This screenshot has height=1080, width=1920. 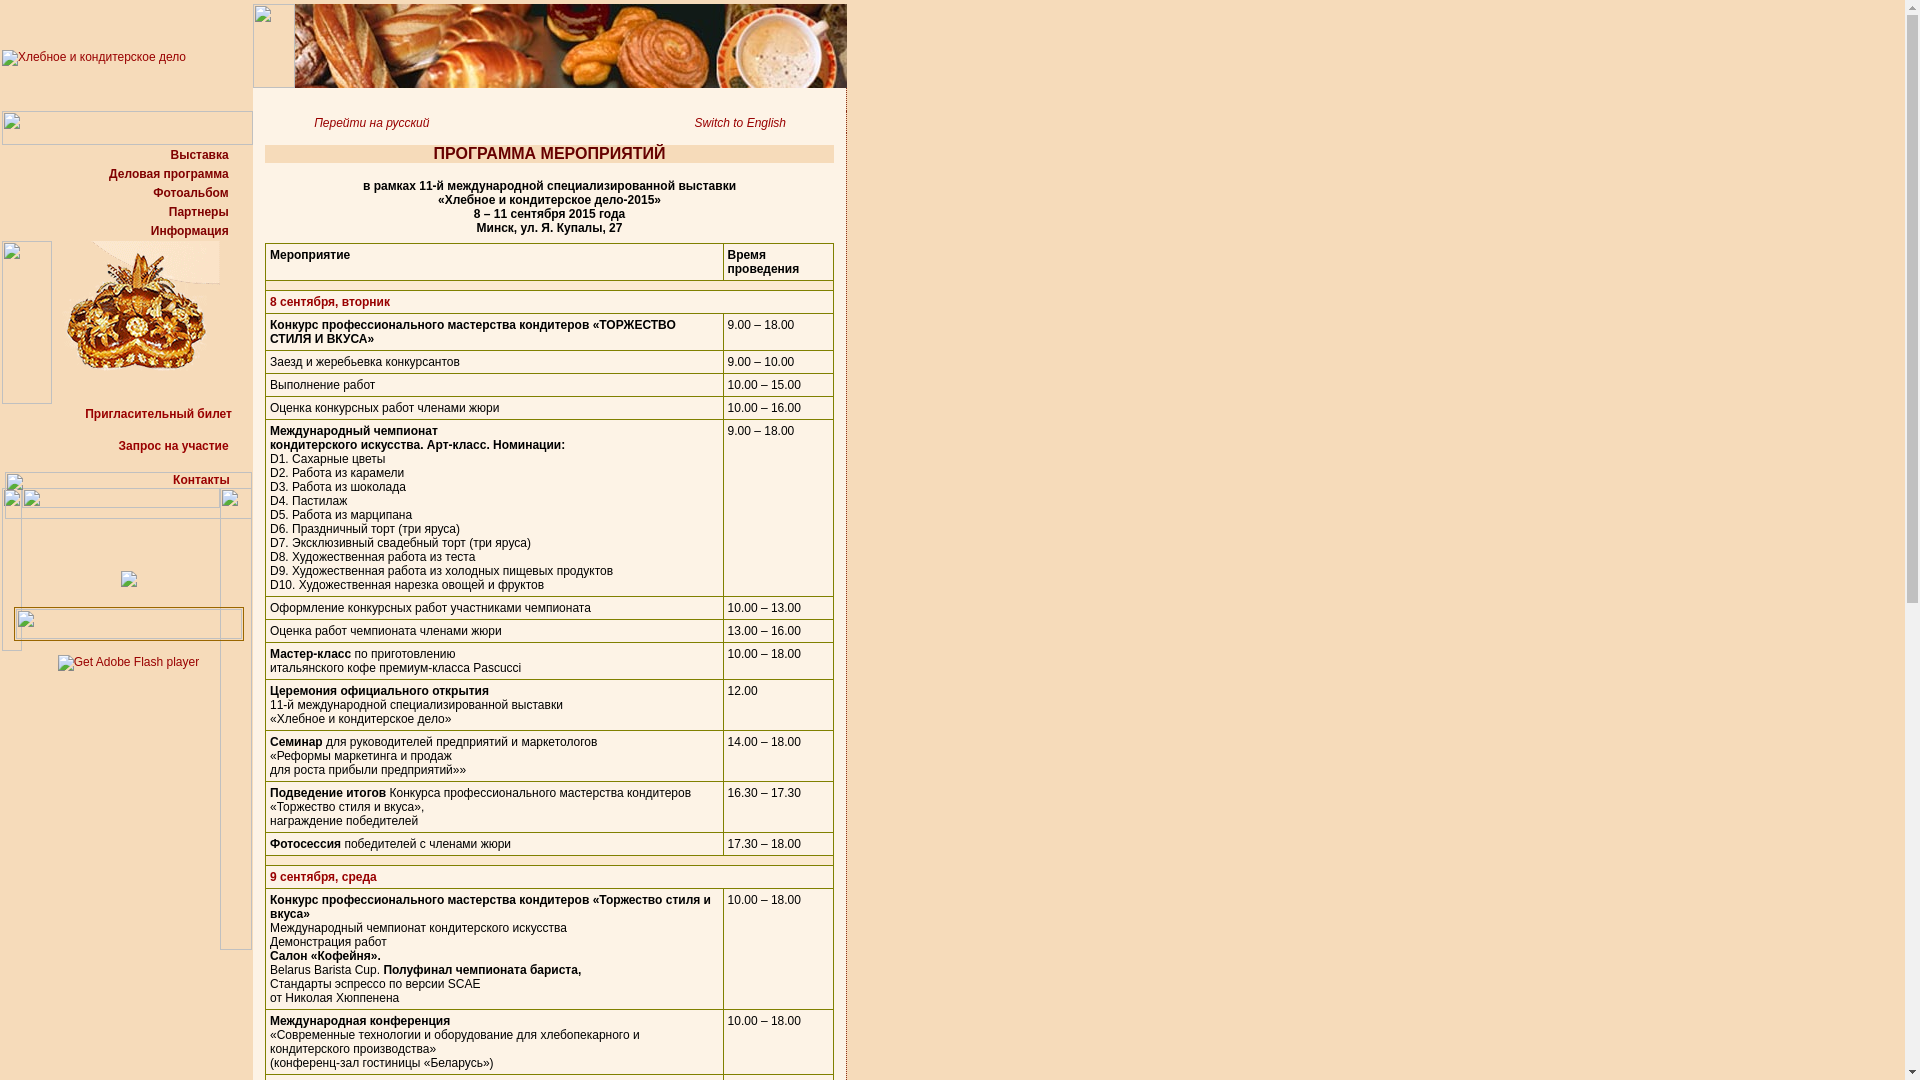 What do you see at coordinates (769, 123) in the screenshot?
I see `'Switch to English'` at bounding box center [769, 123].